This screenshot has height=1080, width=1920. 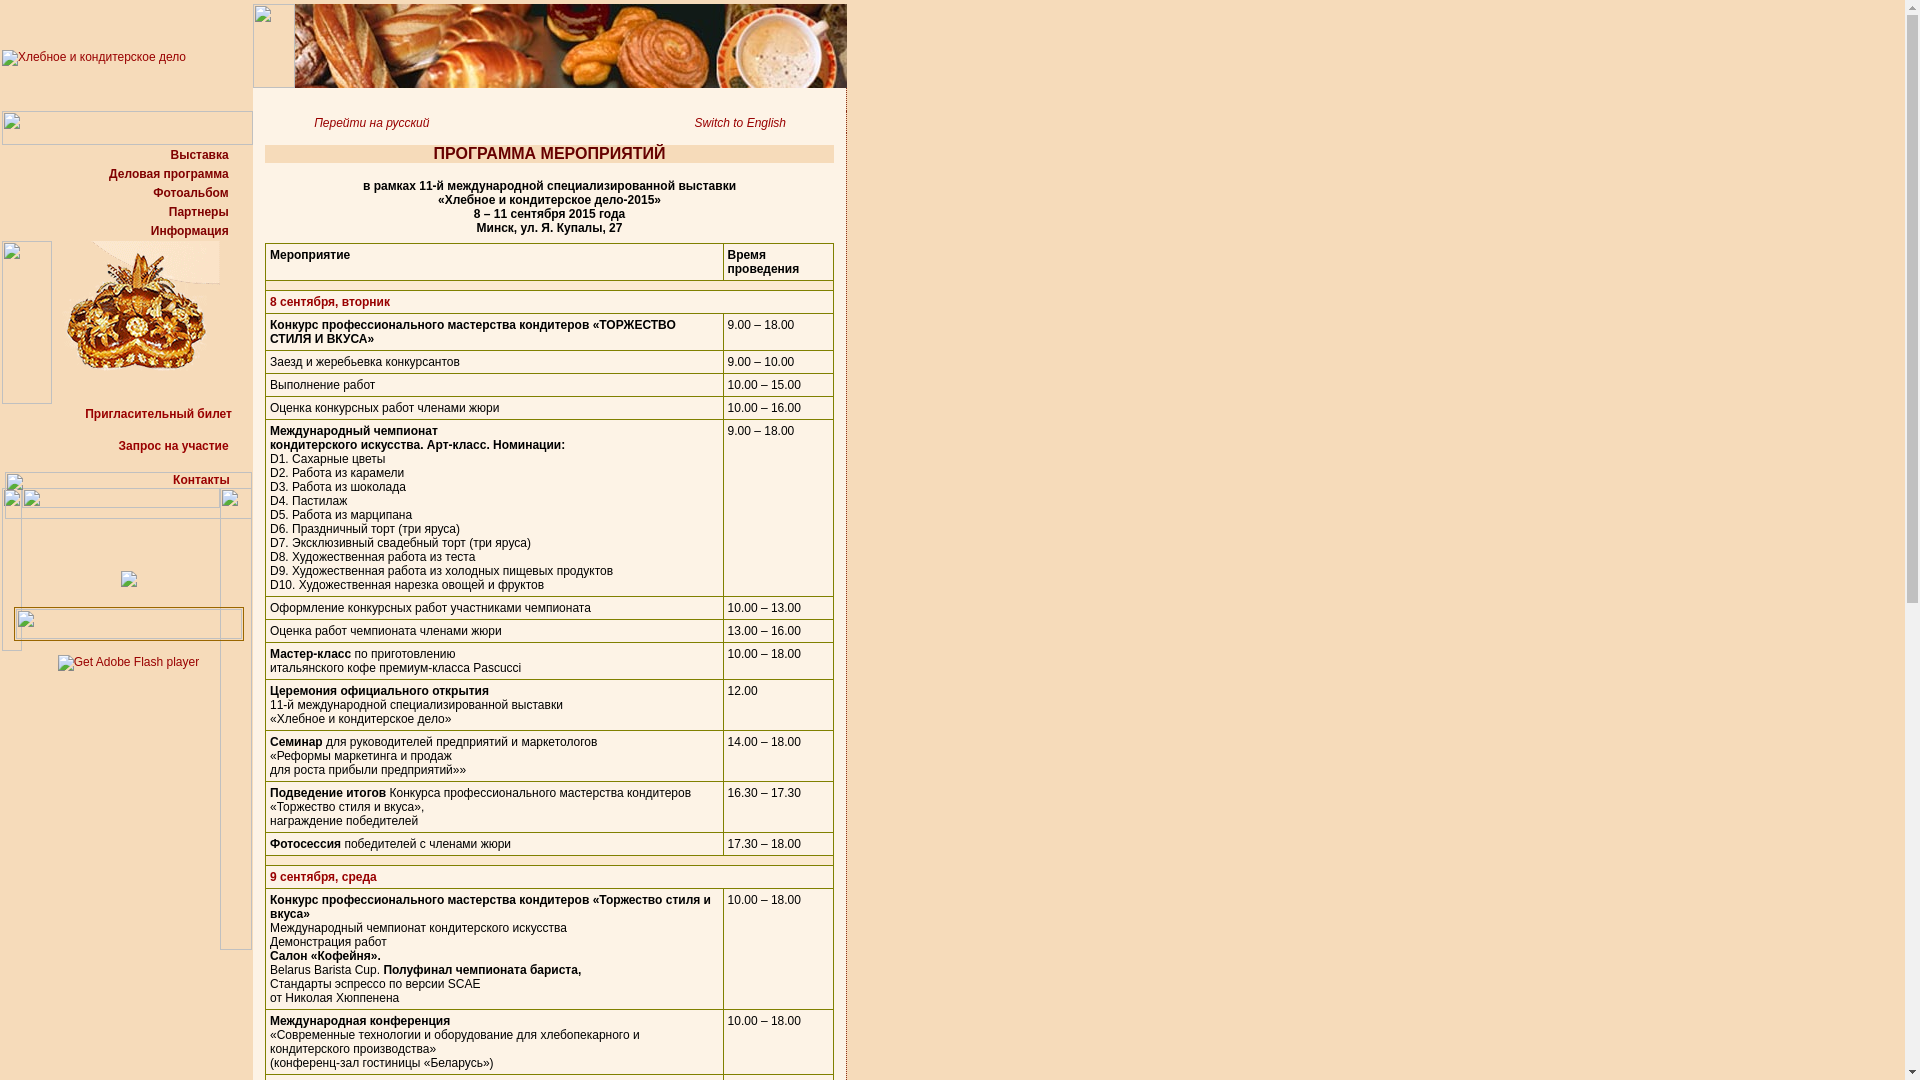 What do you see at coordinates (769, 123) in the screenshot?
I see `'Switch to English'` at bounding box center [769, 123].